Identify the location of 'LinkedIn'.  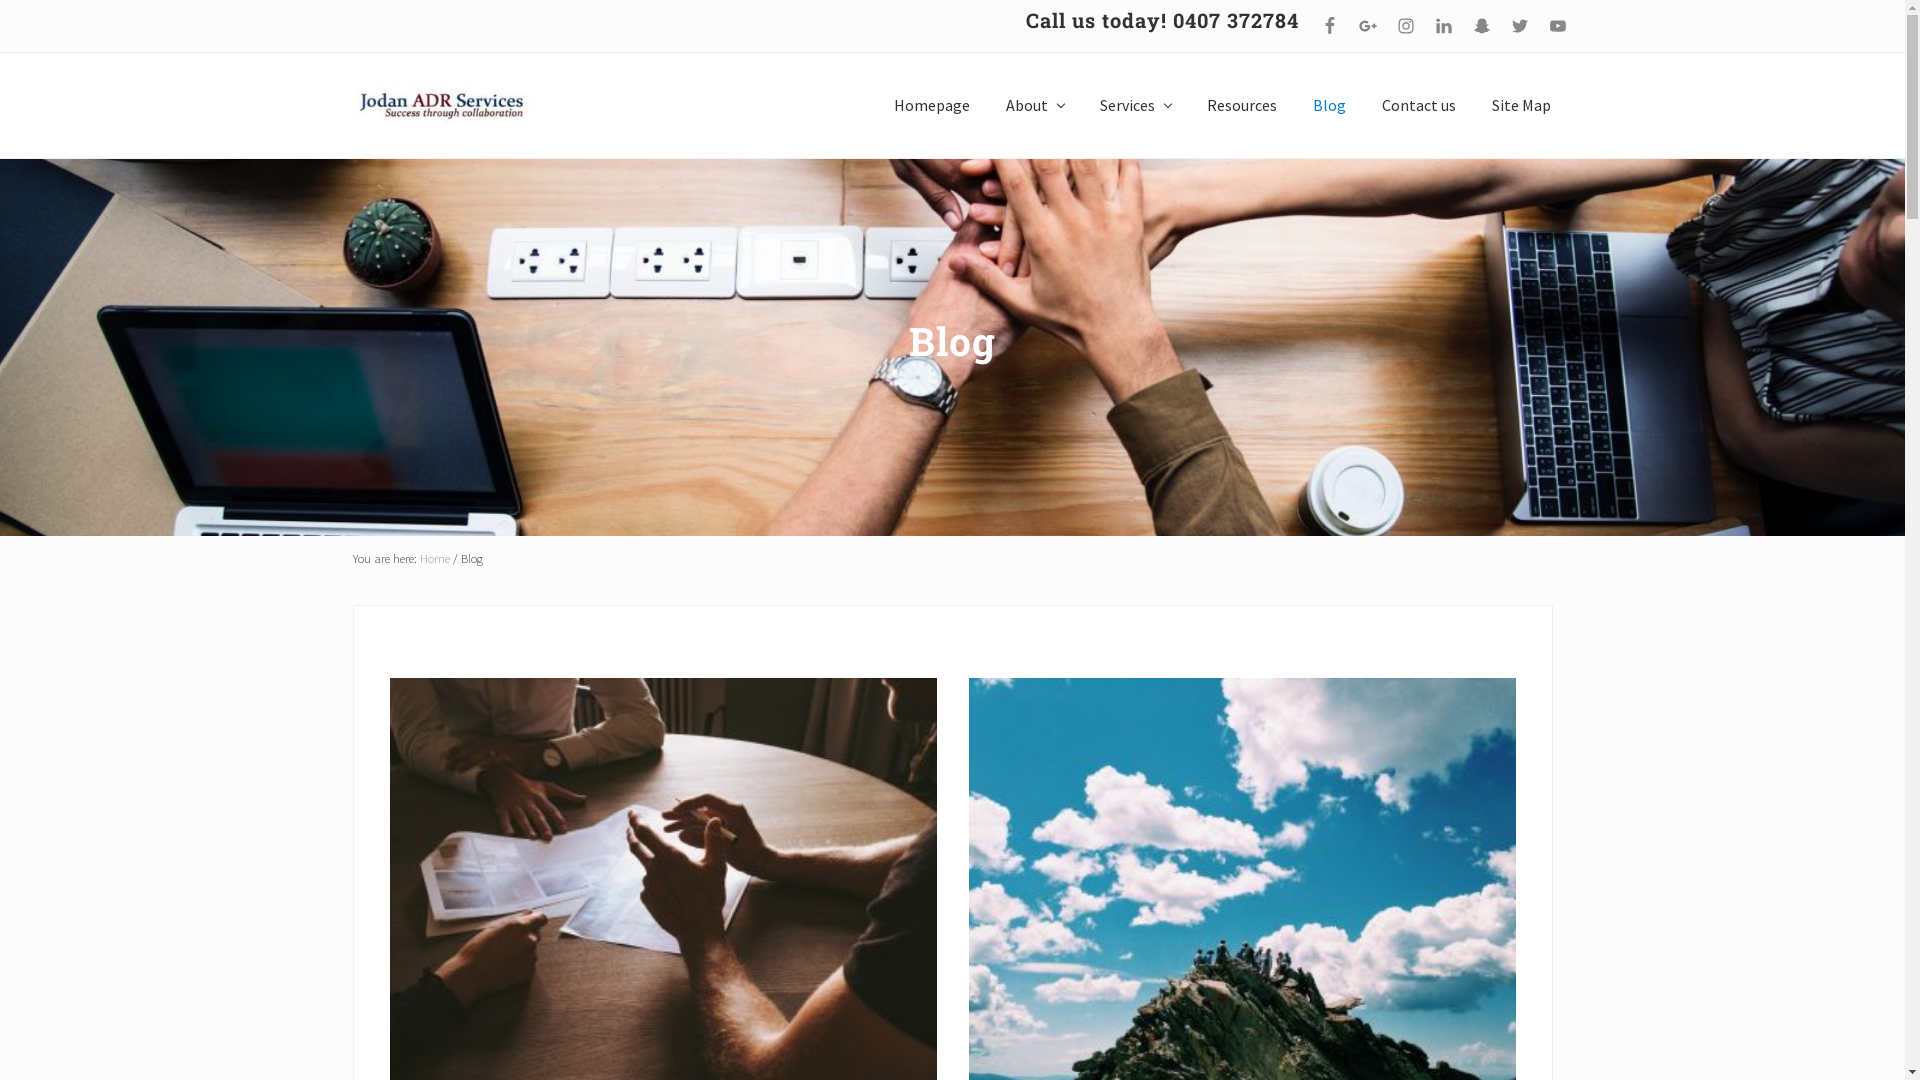
(1443, 26).